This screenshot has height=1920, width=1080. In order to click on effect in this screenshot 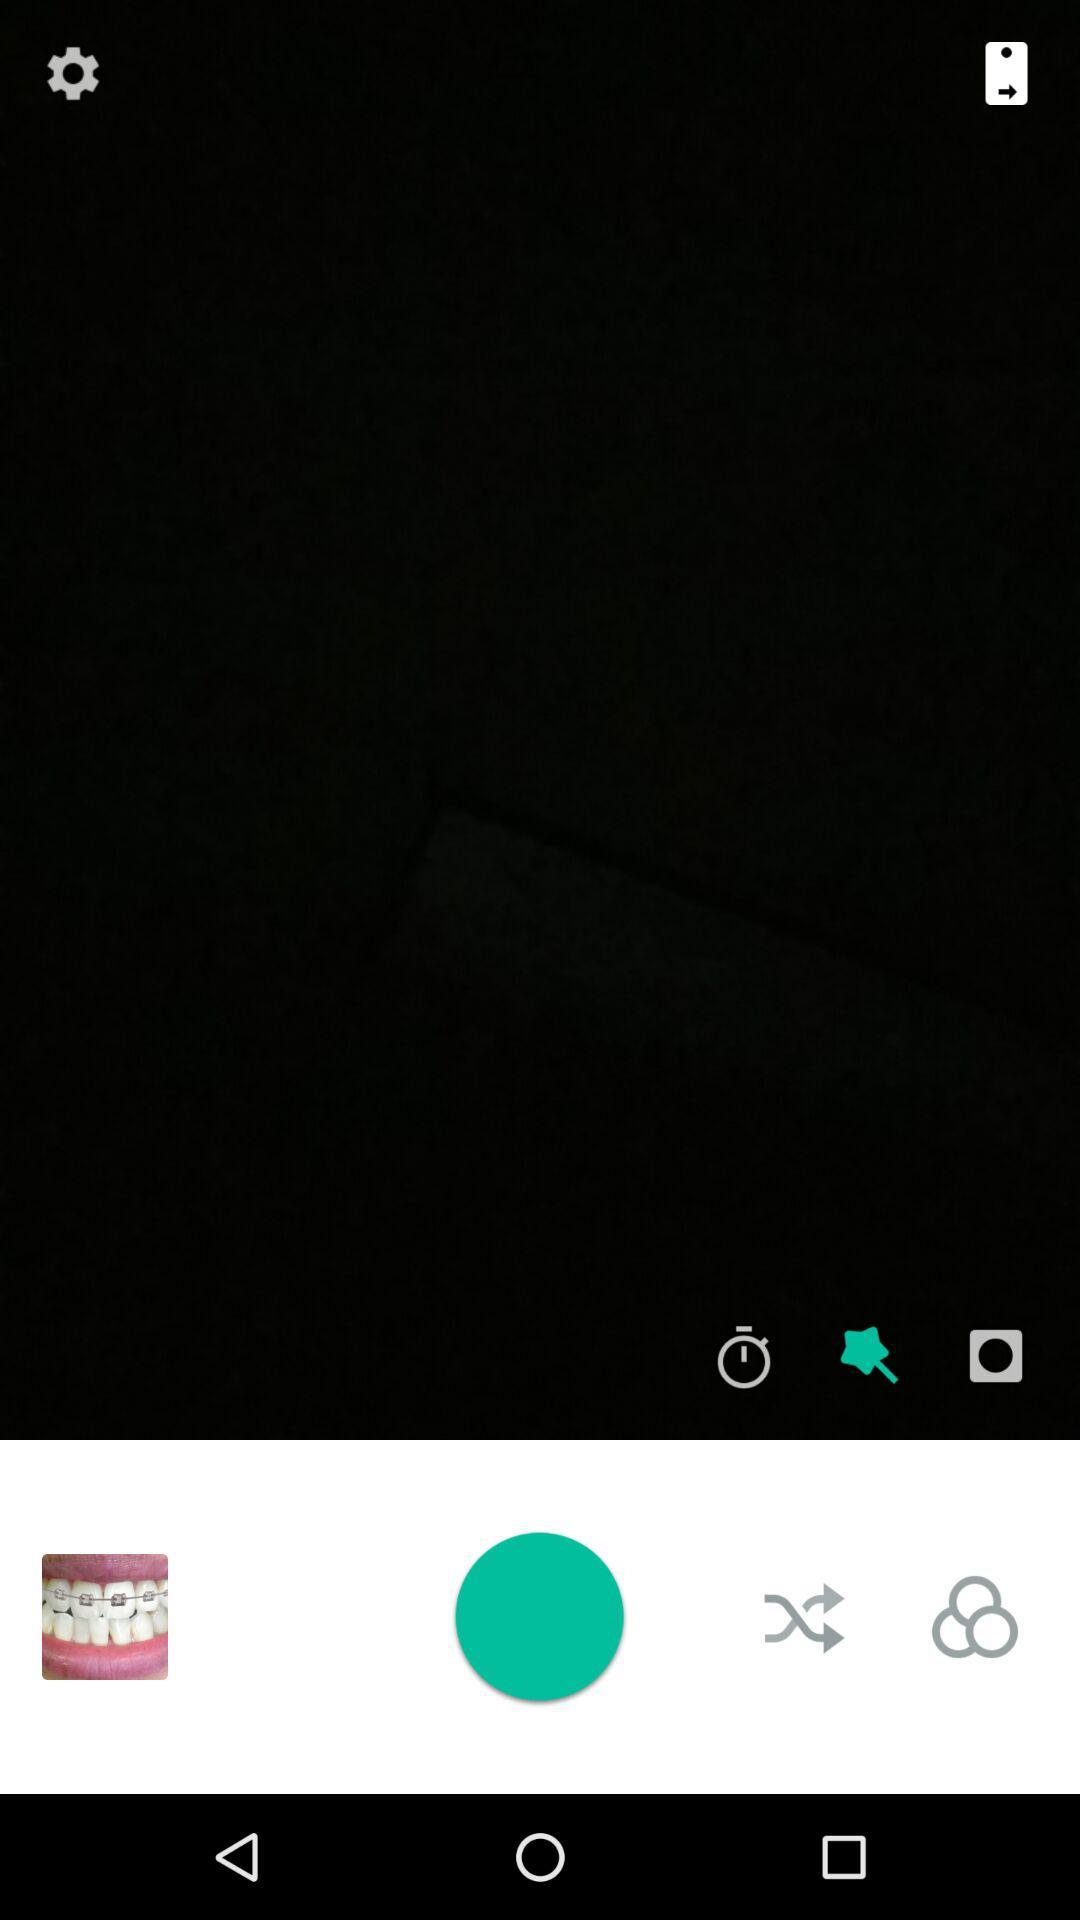, I will do `click(869, 1356)`.